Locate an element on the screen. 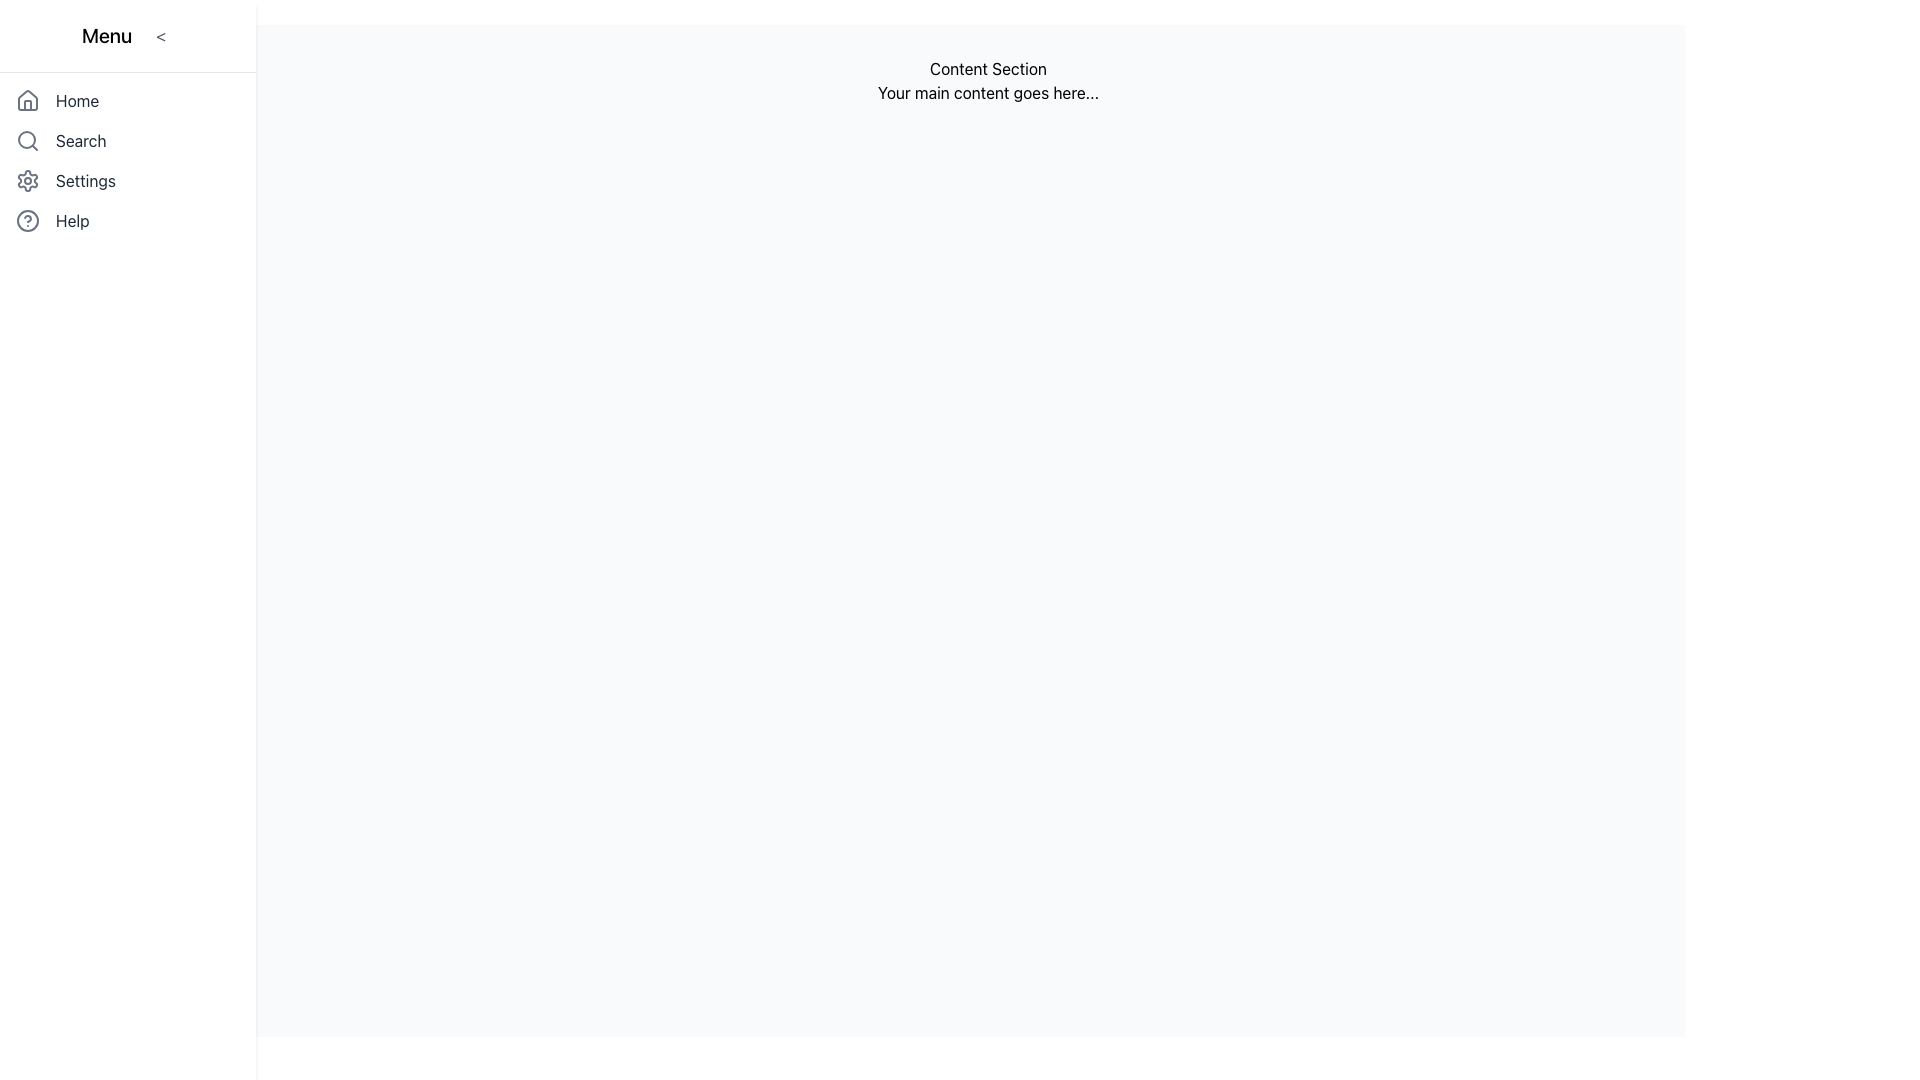 This screenshot has height=1080, width=1920. the gray cogwheel icon indicating settings functionality, located next to the 'Settings' text in the left sidebar is located at coordinates (28, 181).